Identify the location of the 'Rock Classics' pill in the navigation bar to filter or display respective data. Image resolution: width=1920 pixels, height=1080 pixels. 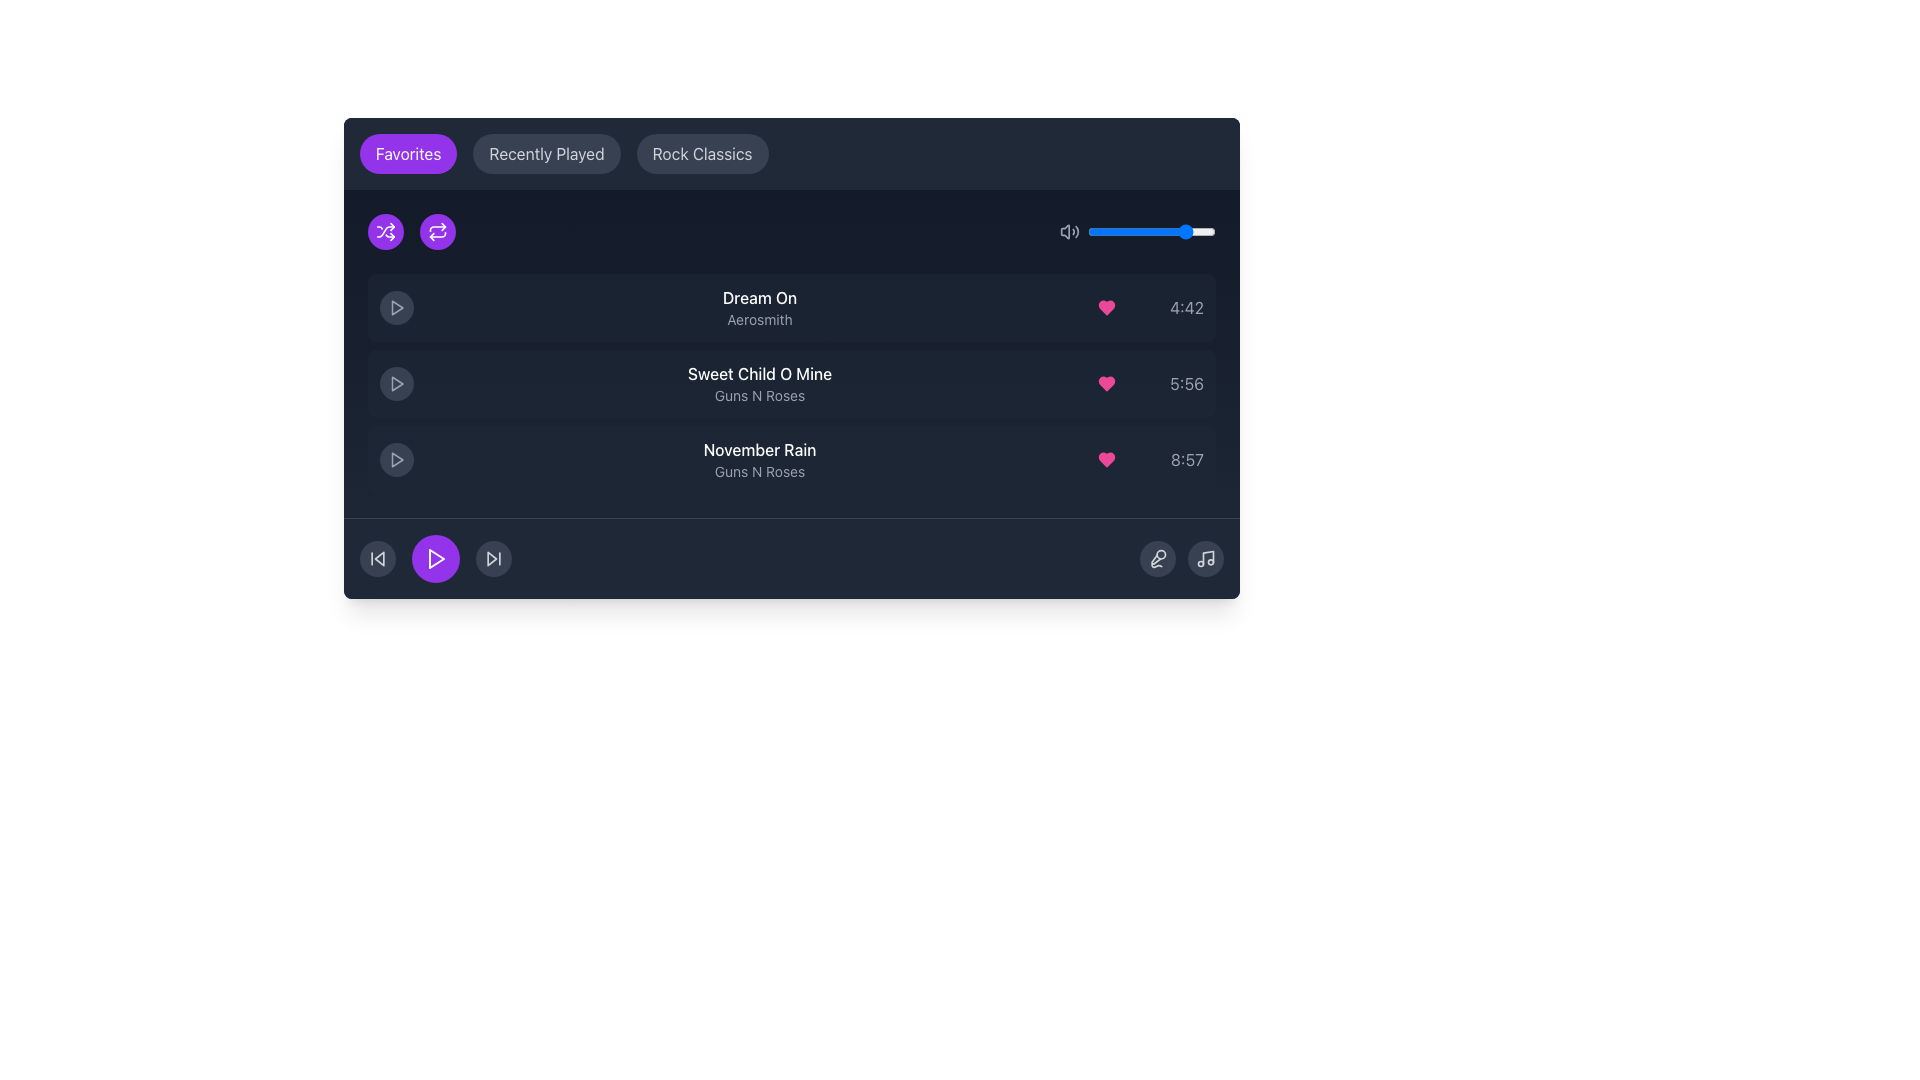
(791, 153).